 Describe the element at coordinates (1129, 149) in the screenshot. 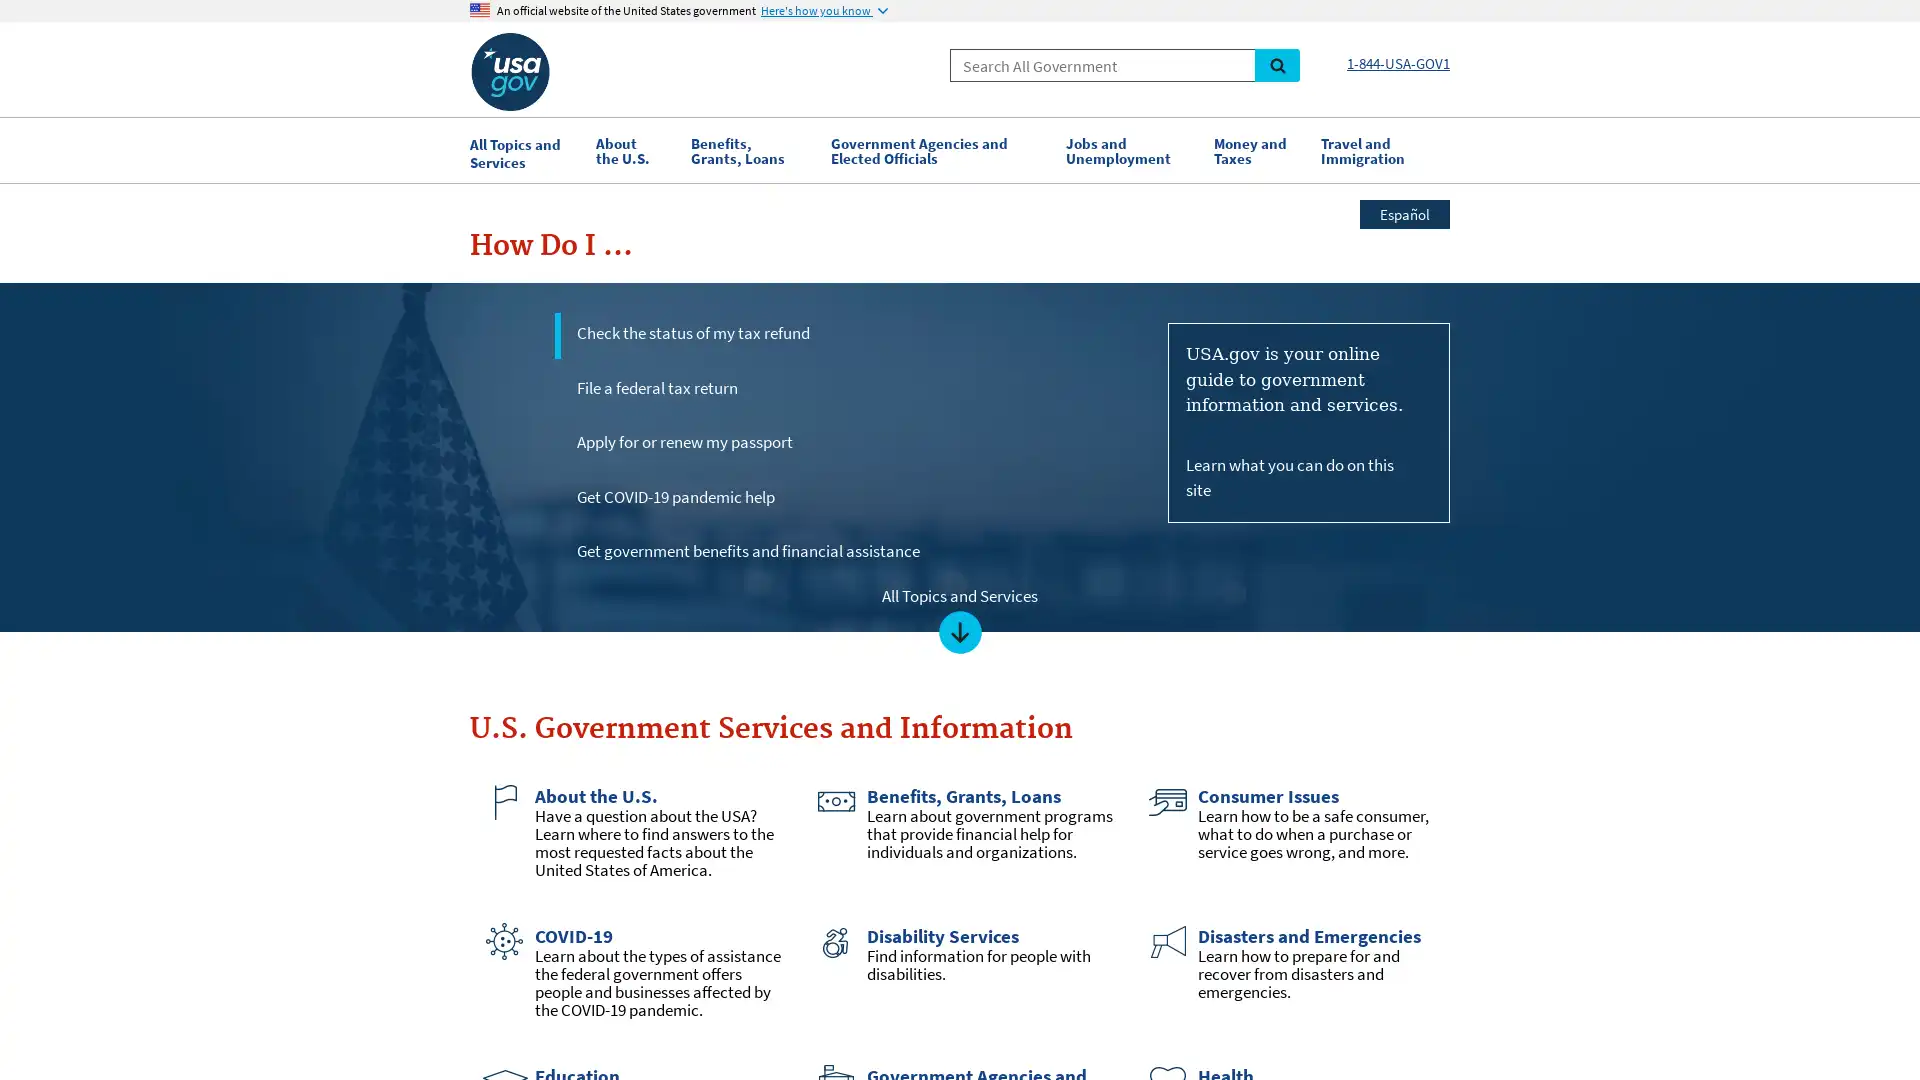

I see `Jobs and Unemployment` at that location.